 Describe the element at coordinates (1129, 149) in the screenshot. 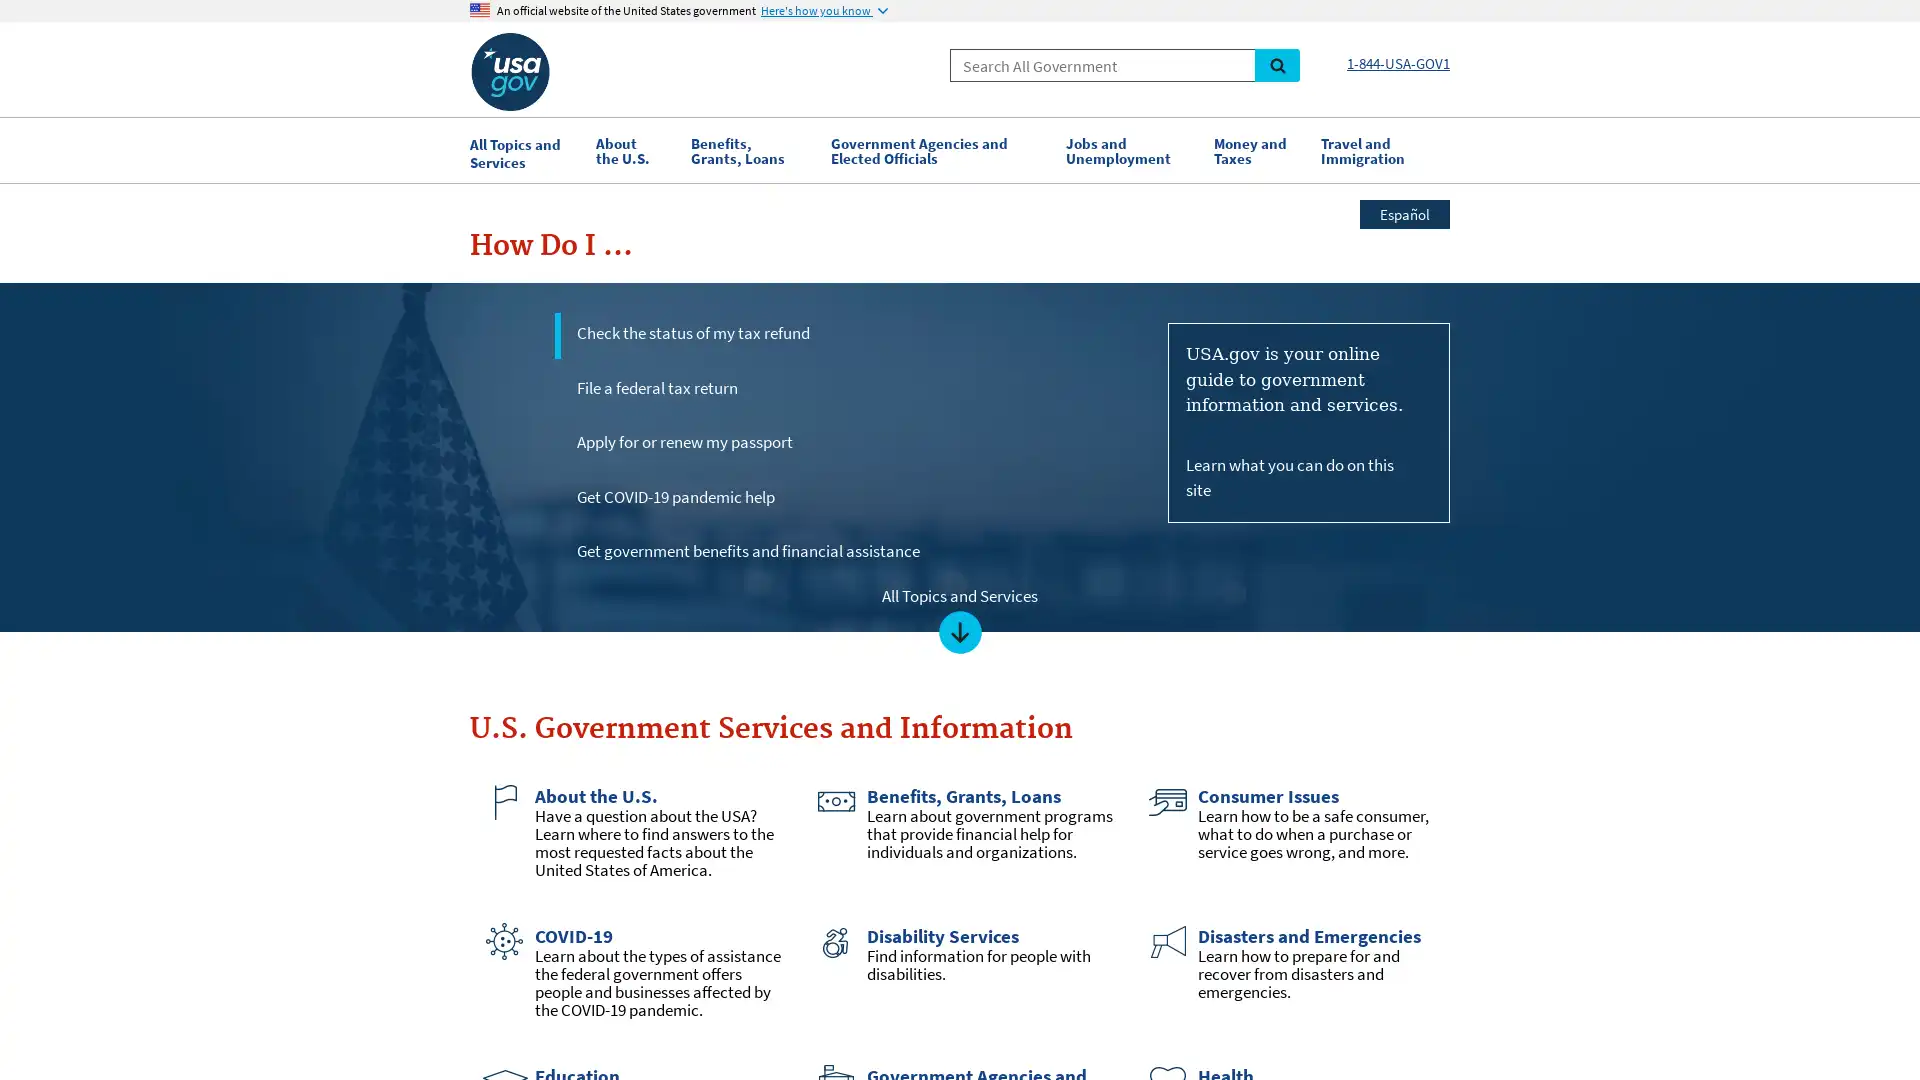

I see `Jobs and Unemployment` at that location.